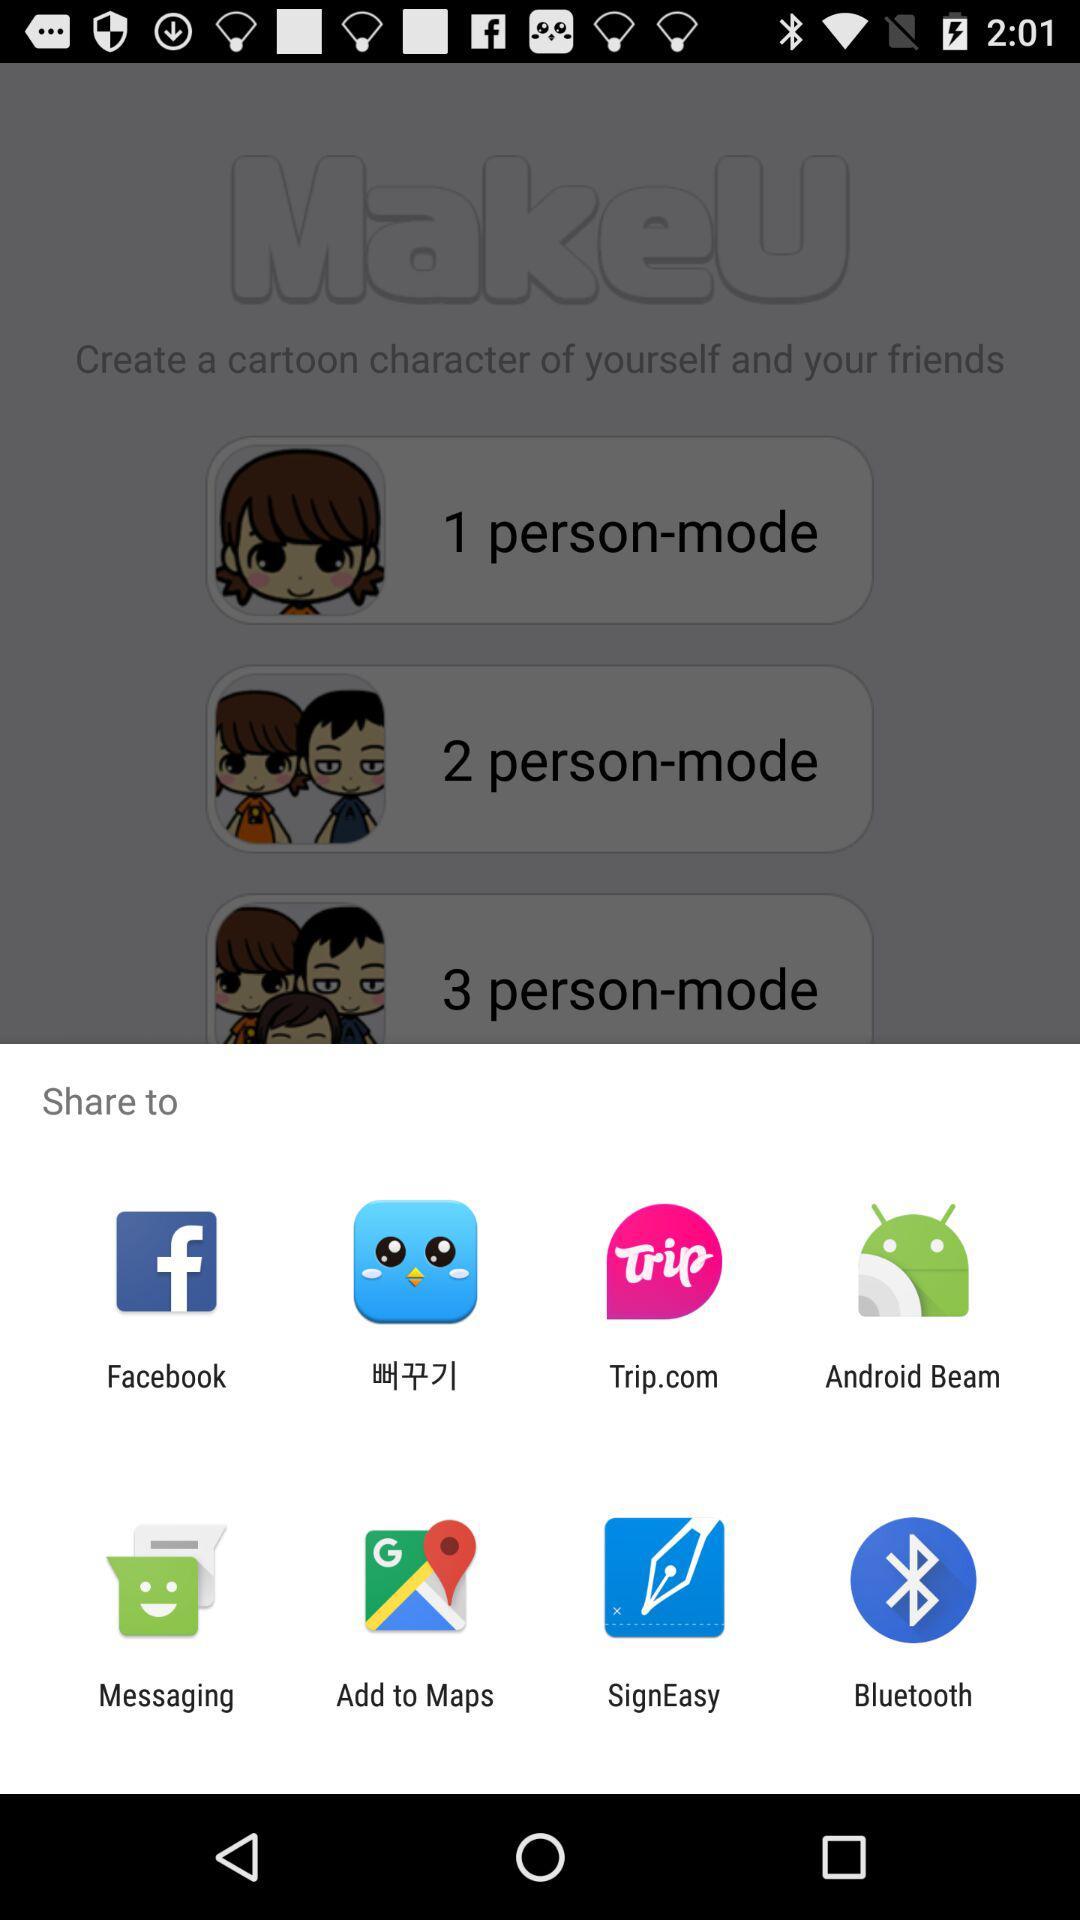  Describe the element at coordinates (913, 1711) in the screenshot. I see `bluetooth icon` at that location.